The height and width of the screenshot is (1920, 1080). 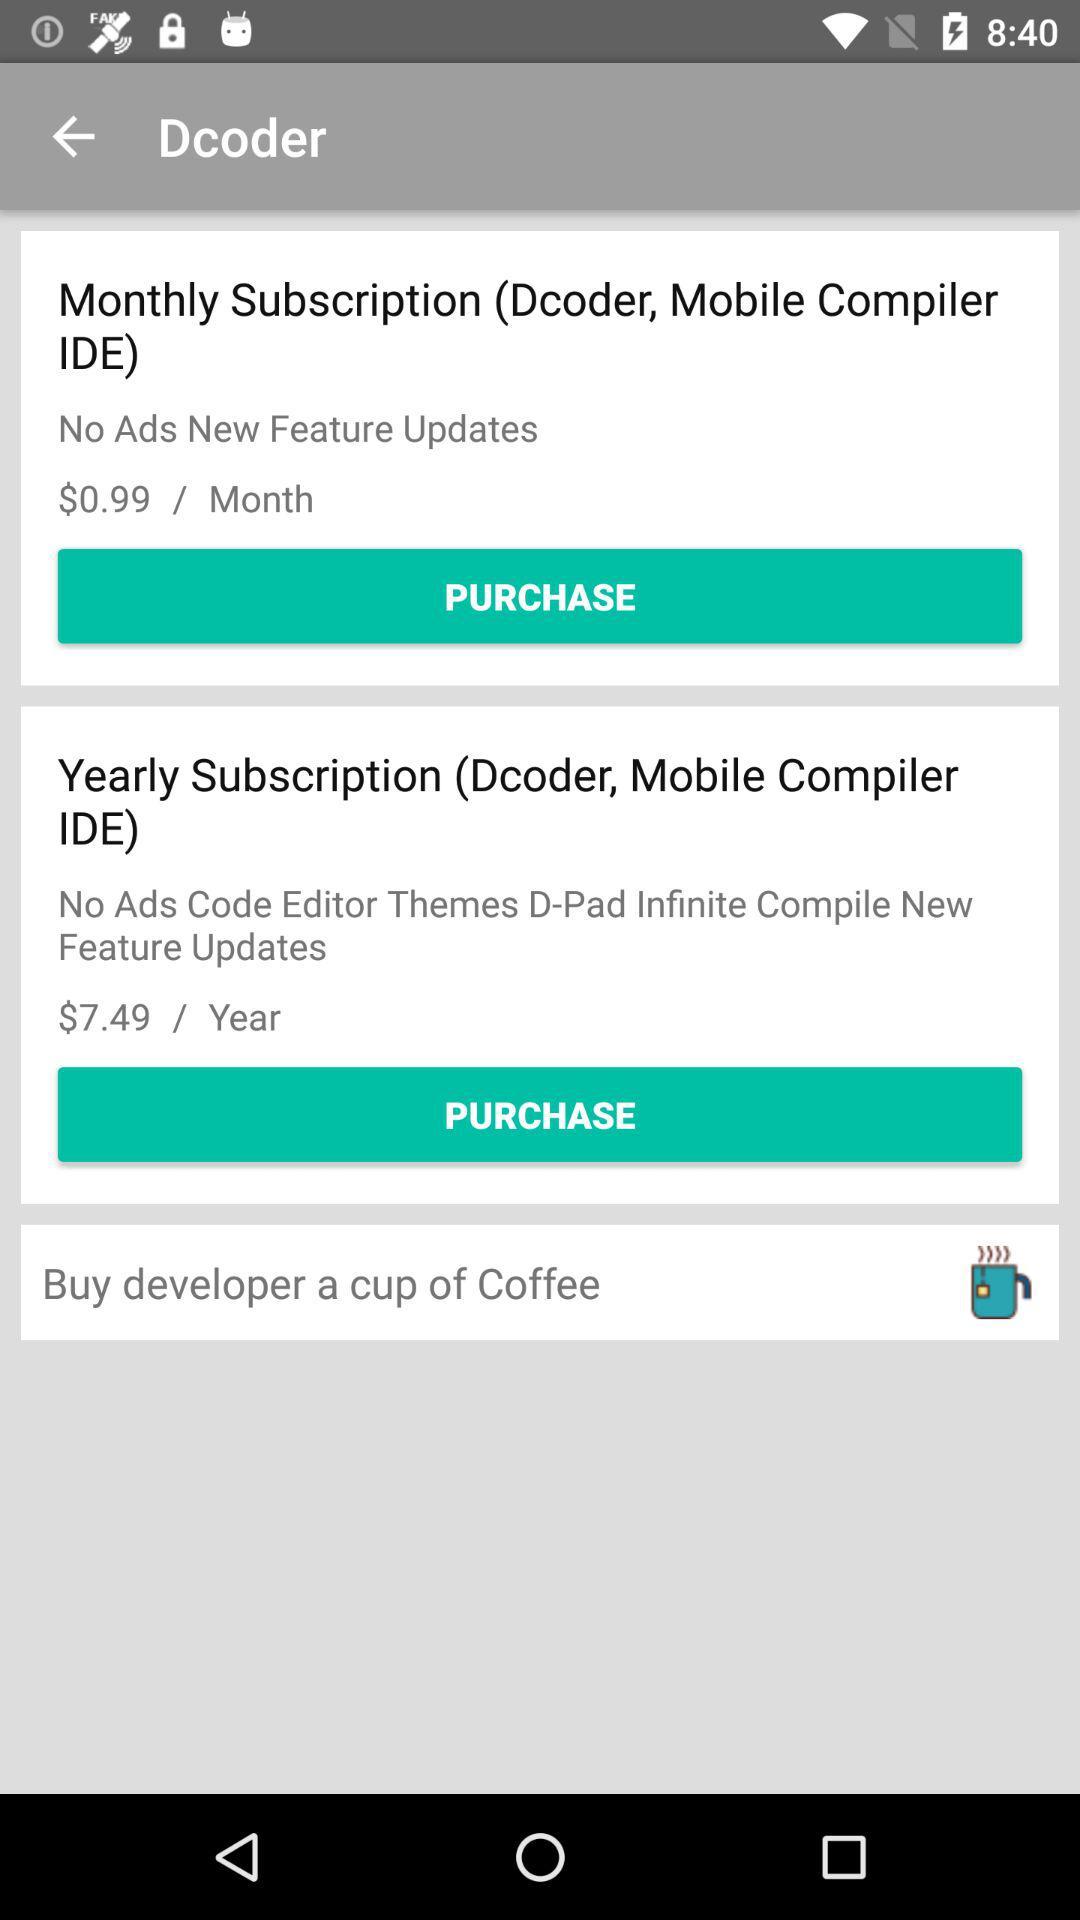 I want to click on the app next to dcoder icon, so click(x=72, y=135).